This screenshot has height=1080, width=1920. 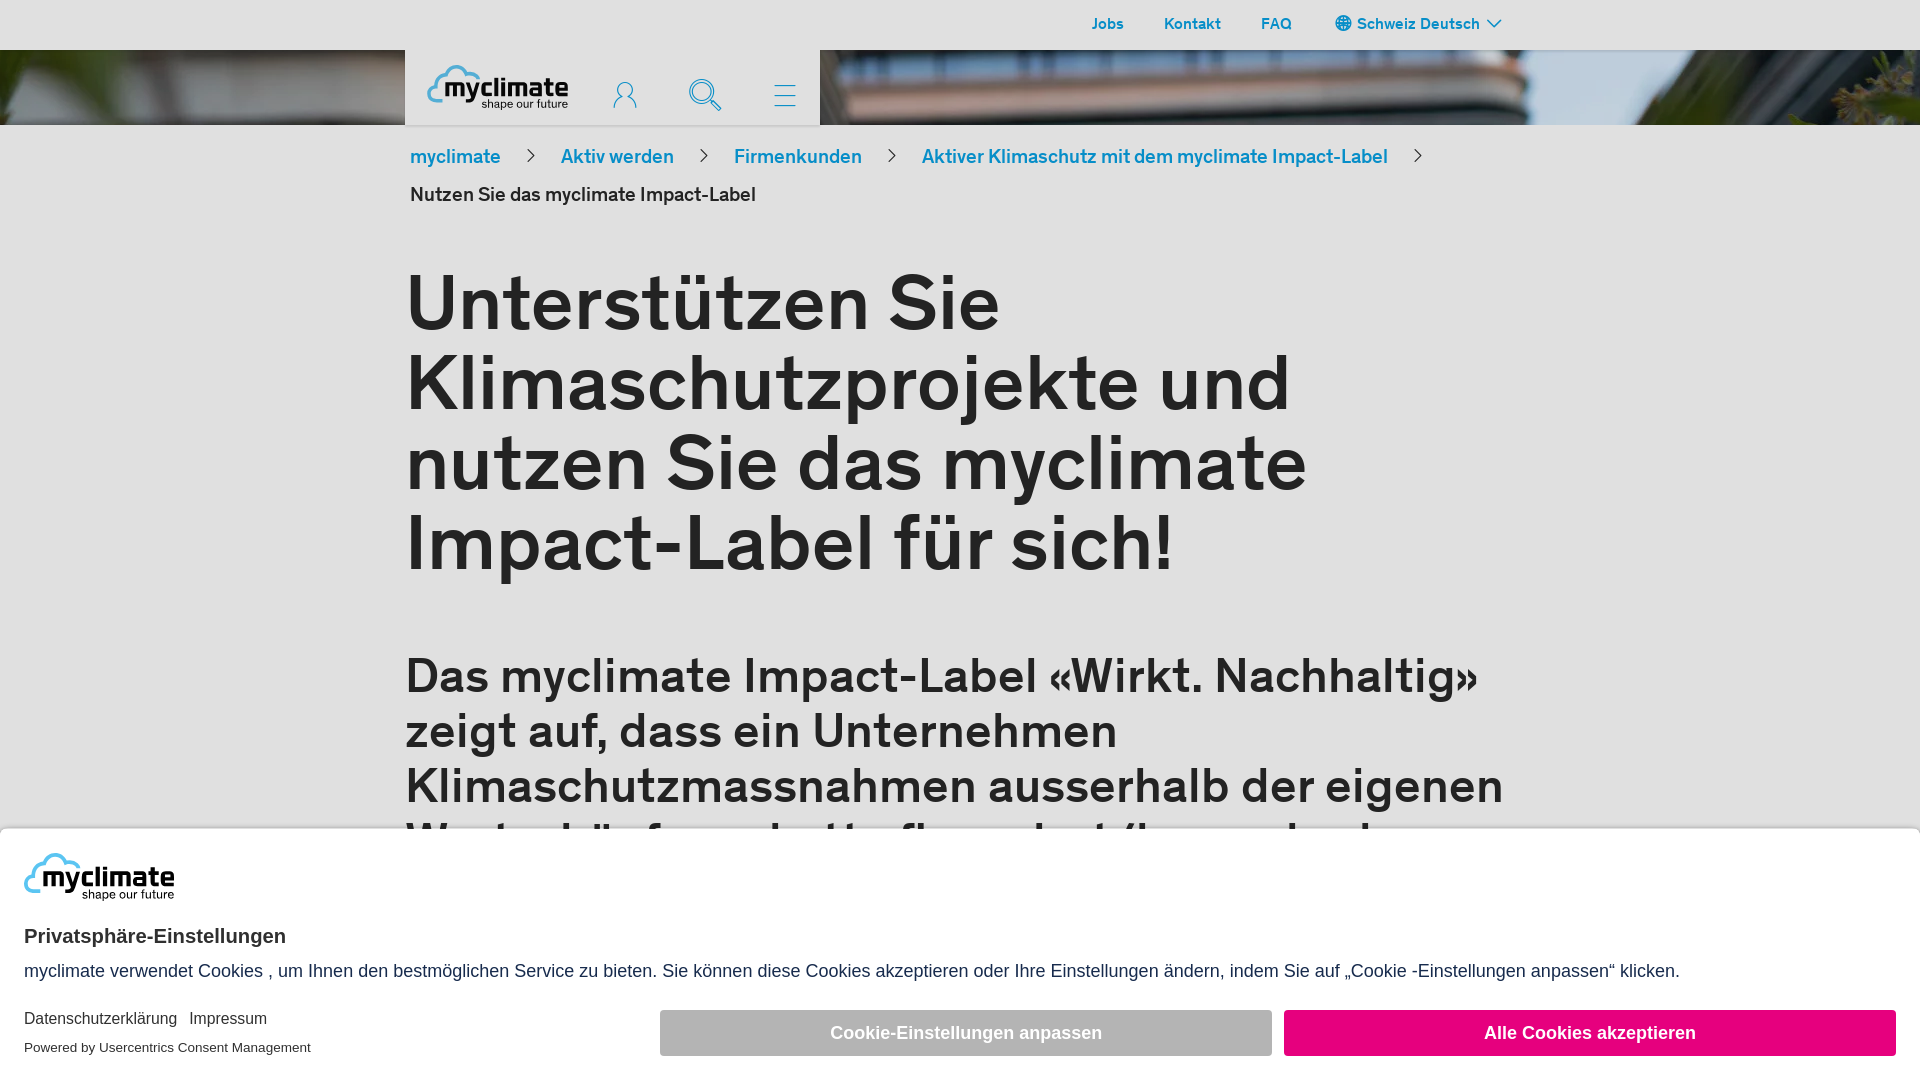 What do you see at coordinates (560, 157) in the screenshot?
I see `'Aktiv werden'` at bounding box center [560, 157].